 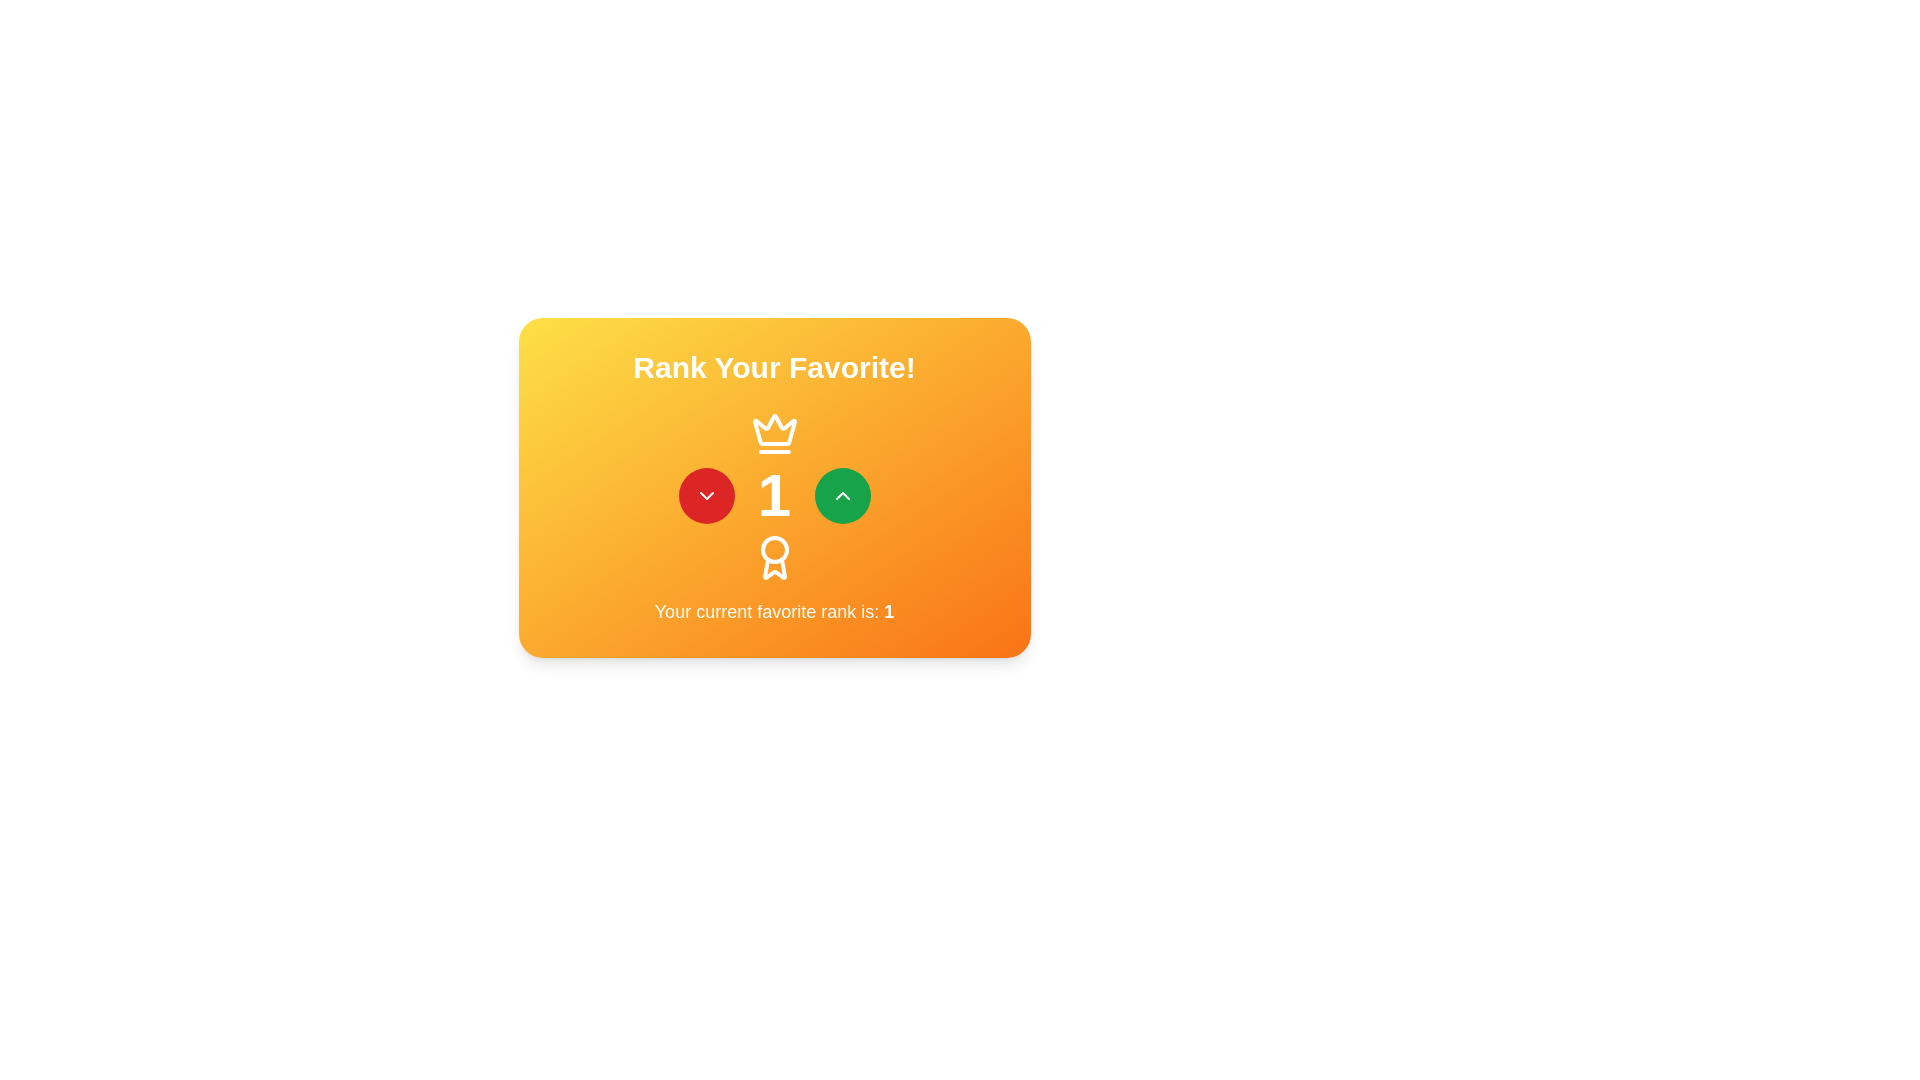 I want to click on the circular red button with a downward-pointing white chevron icon, so click(x=706, y=495).